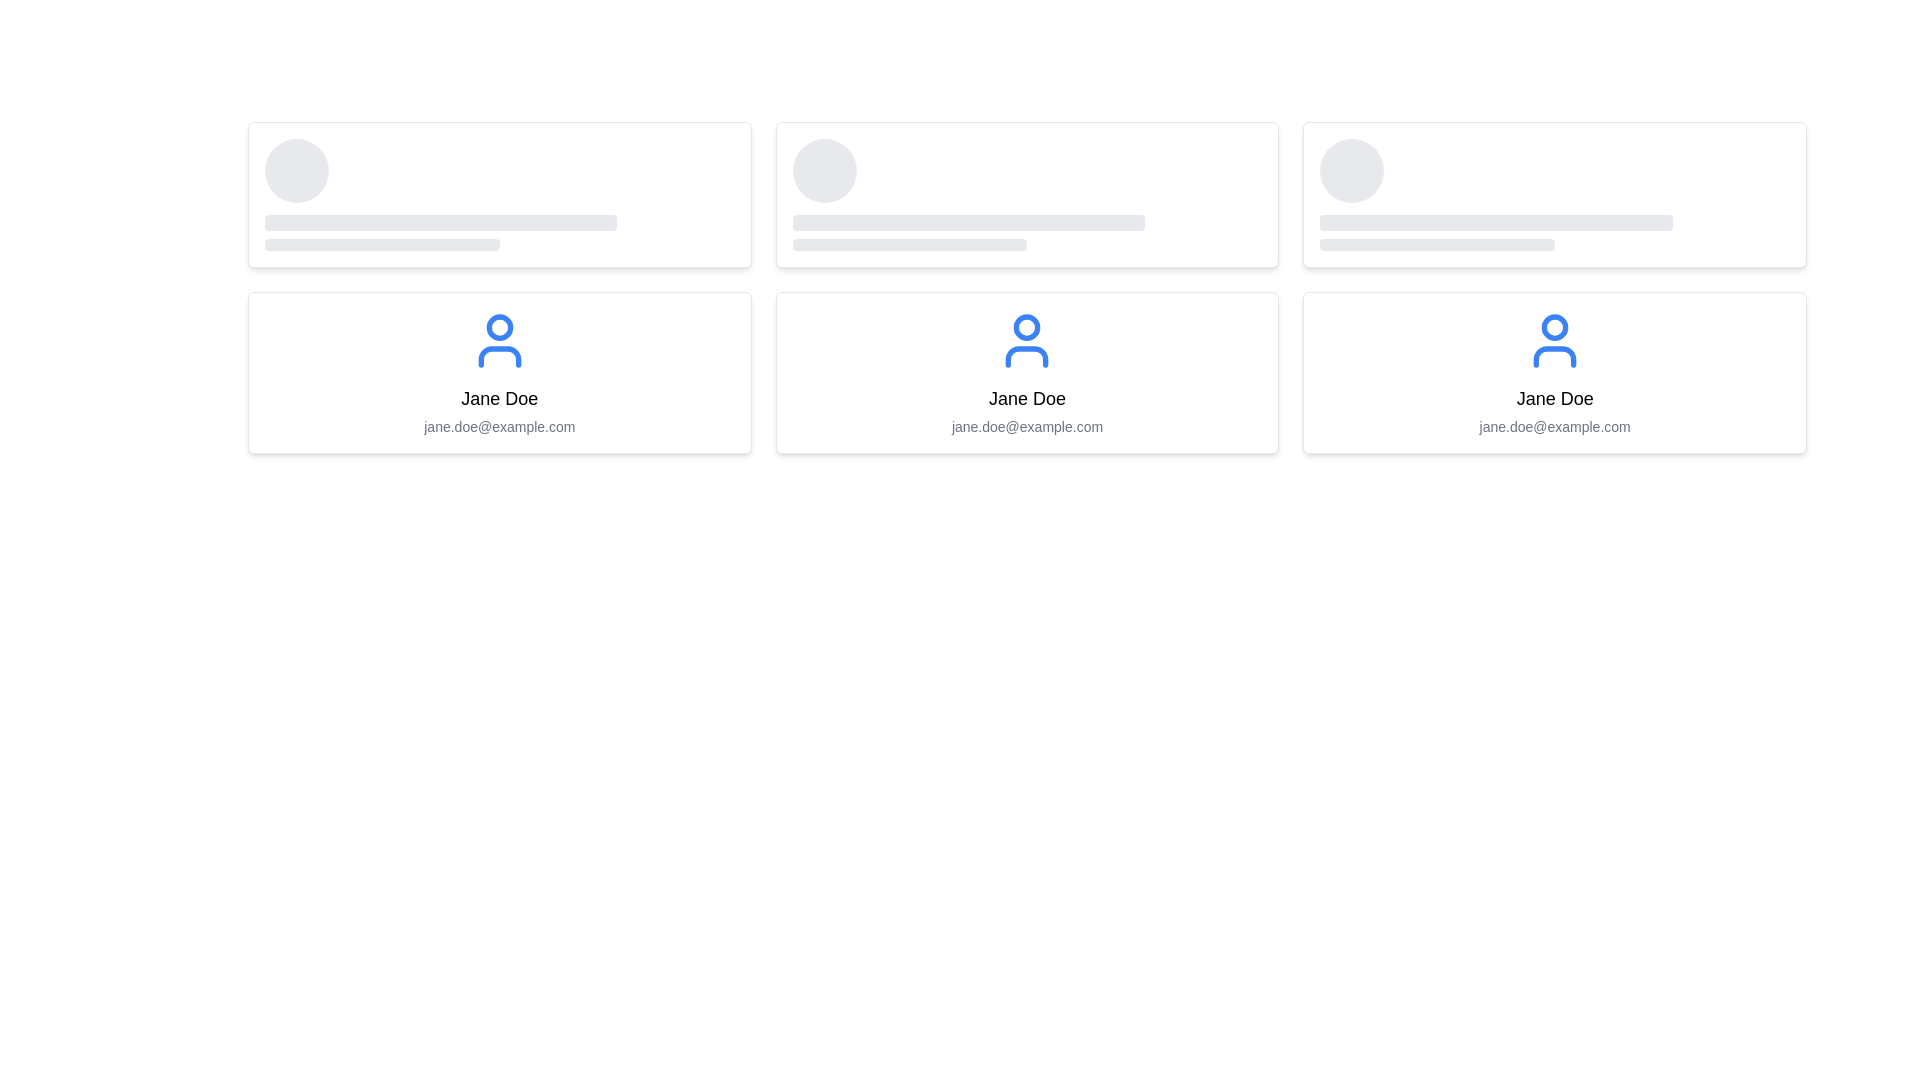 The width and height of the screenshot is (1920, 1080). Describe the element at coordinates (499, 339) in the screenshot. I see `the user profile icon located above the text 'Jane Doe' and the email address 'jane.doe@example.com' in the card layout` at that location.